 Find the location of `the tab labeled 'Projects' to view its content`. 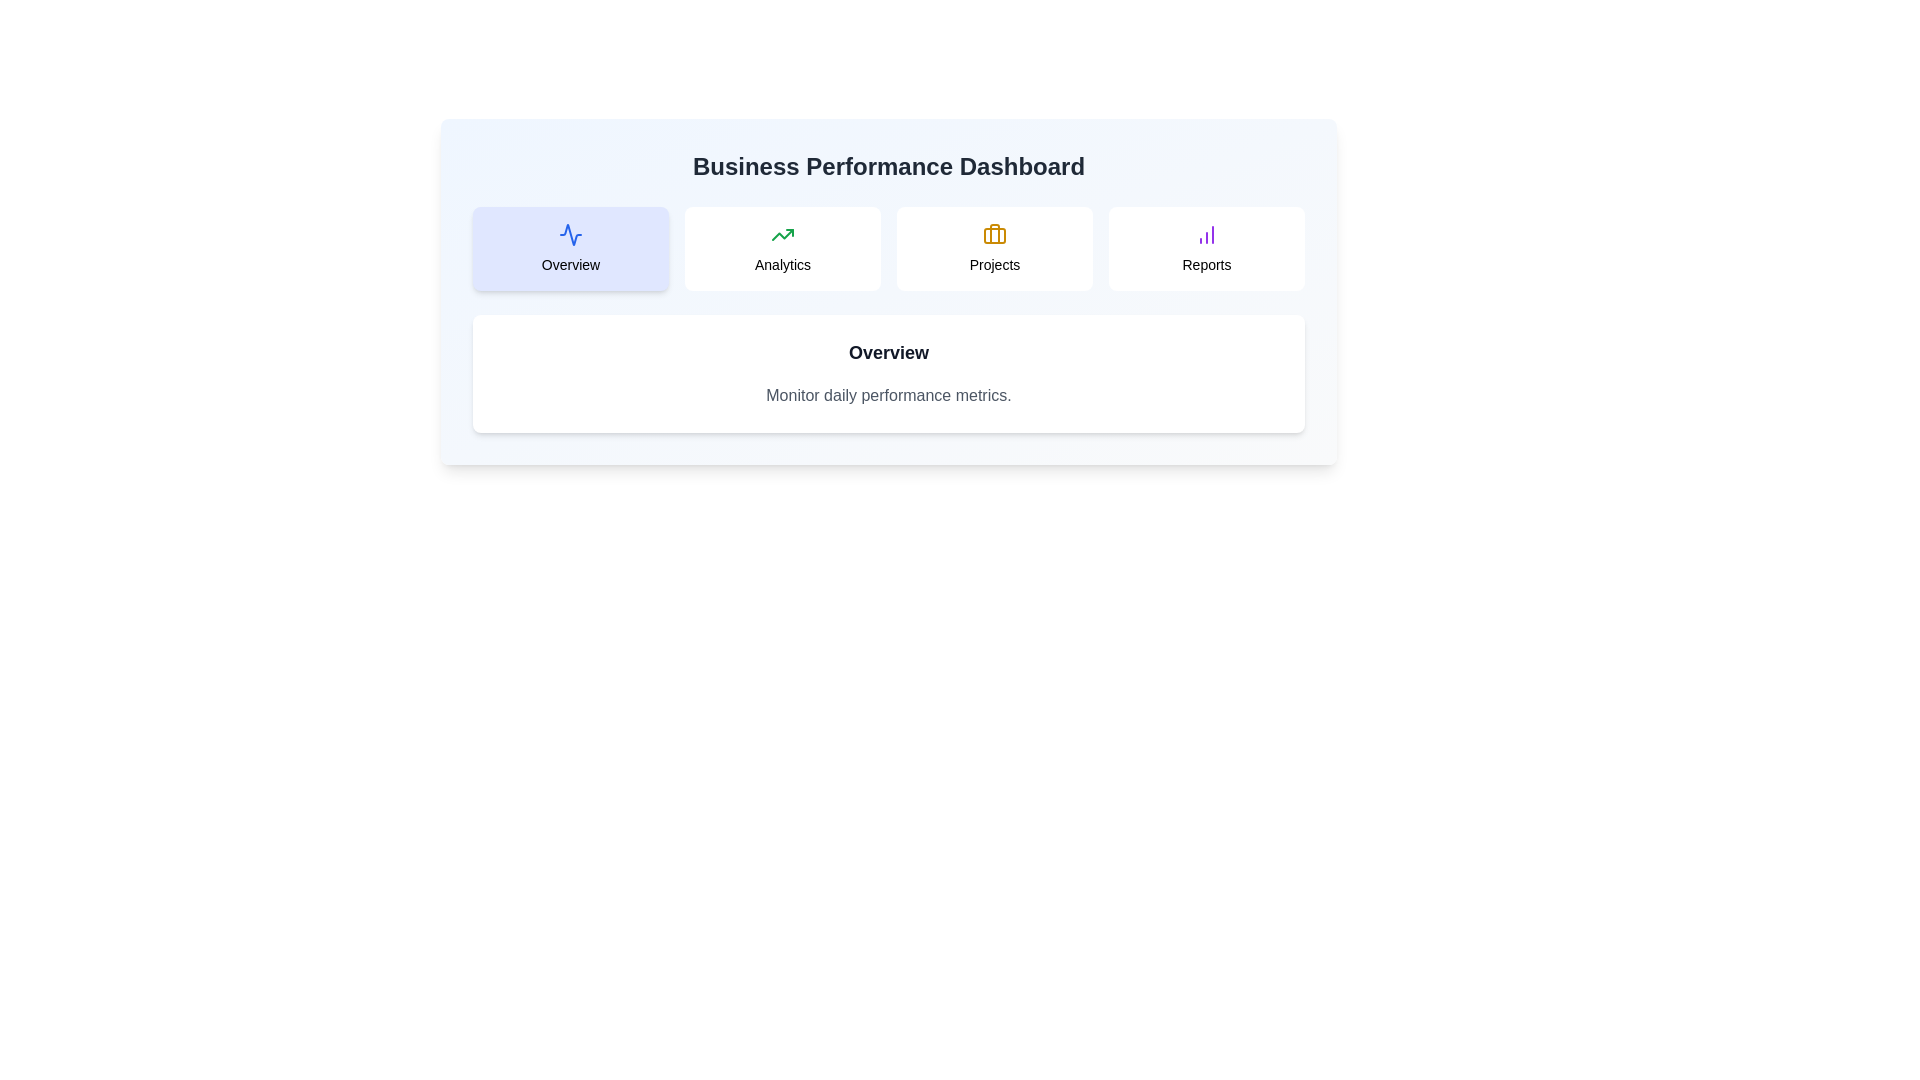

the tab labeled 'Projects' to view its content is located at coordinates (994, 248).